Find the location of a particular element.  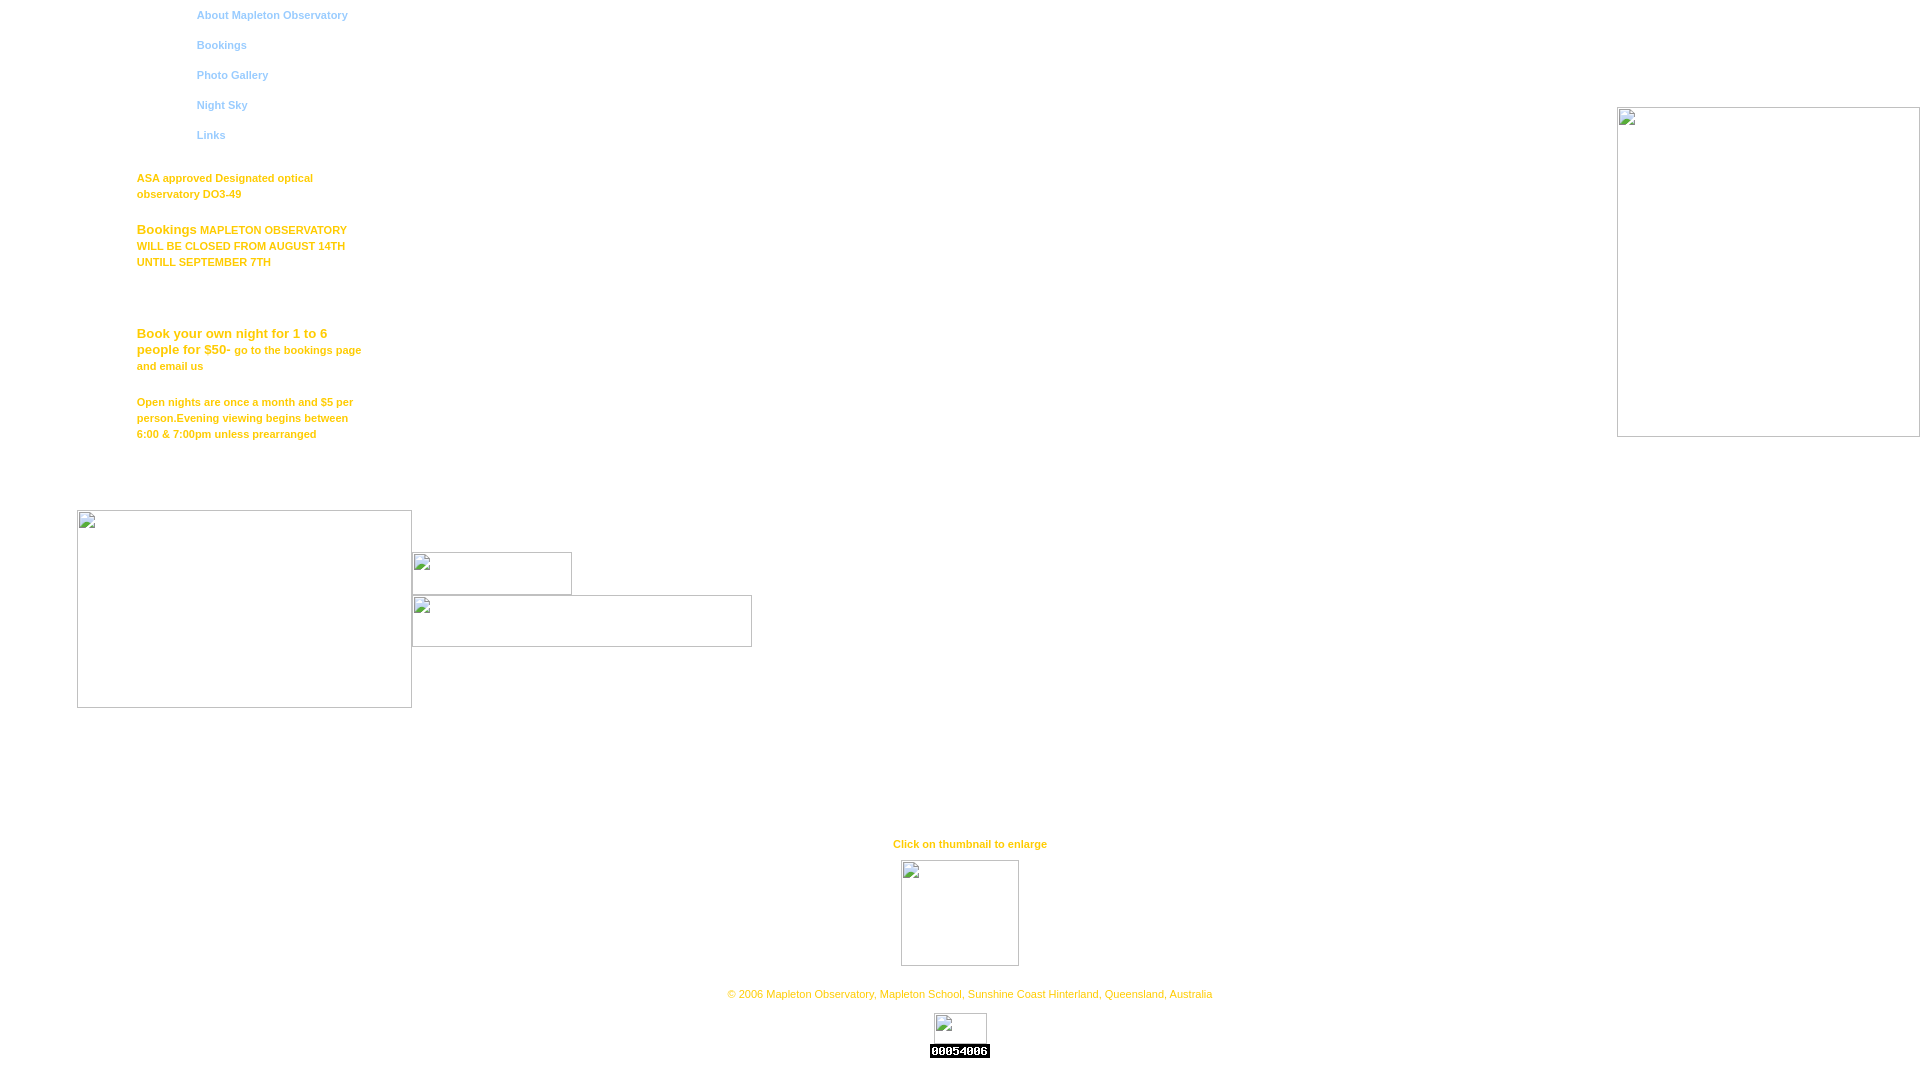

'About Mapleton Observatory' is located at coordinates (196, 15).